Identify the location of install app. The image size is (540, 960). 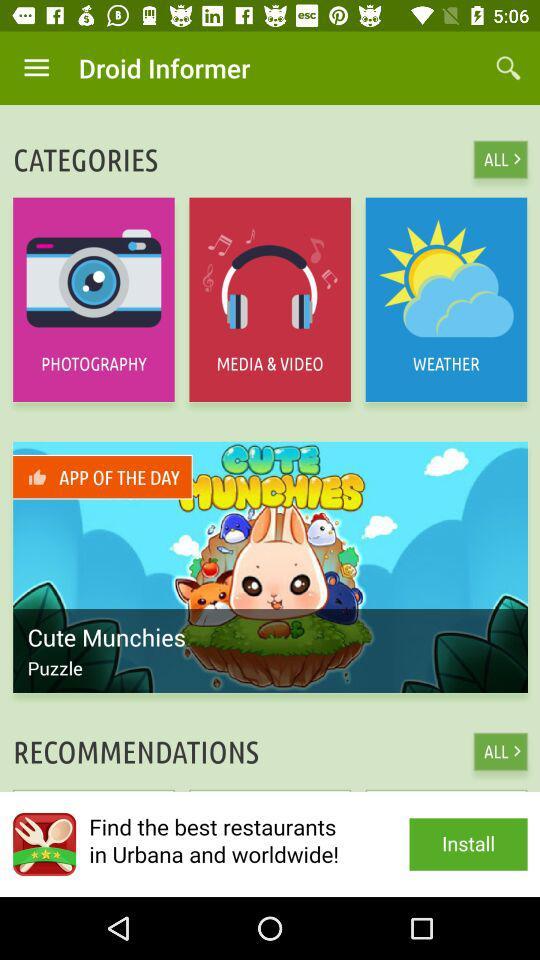
(270, 843).